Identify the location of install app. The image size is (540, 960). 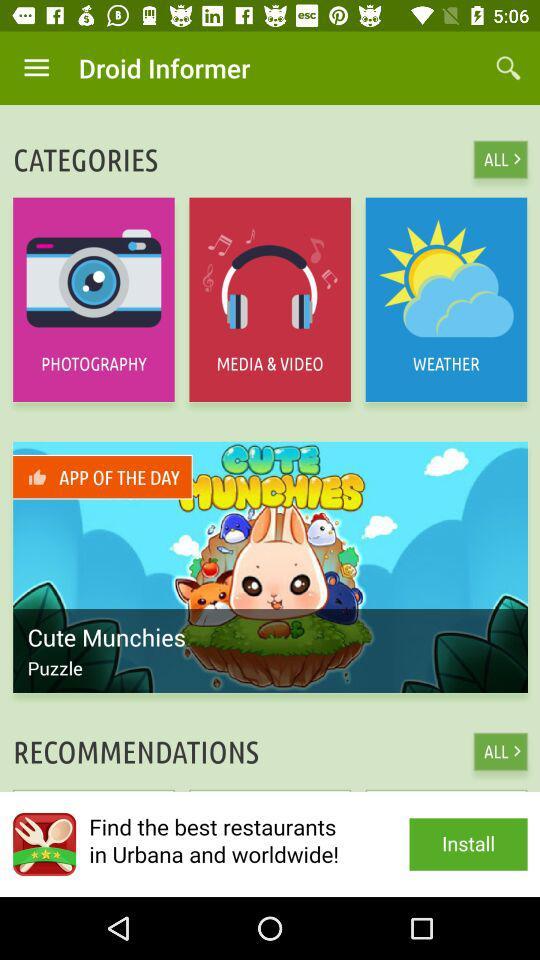
(270, 843).